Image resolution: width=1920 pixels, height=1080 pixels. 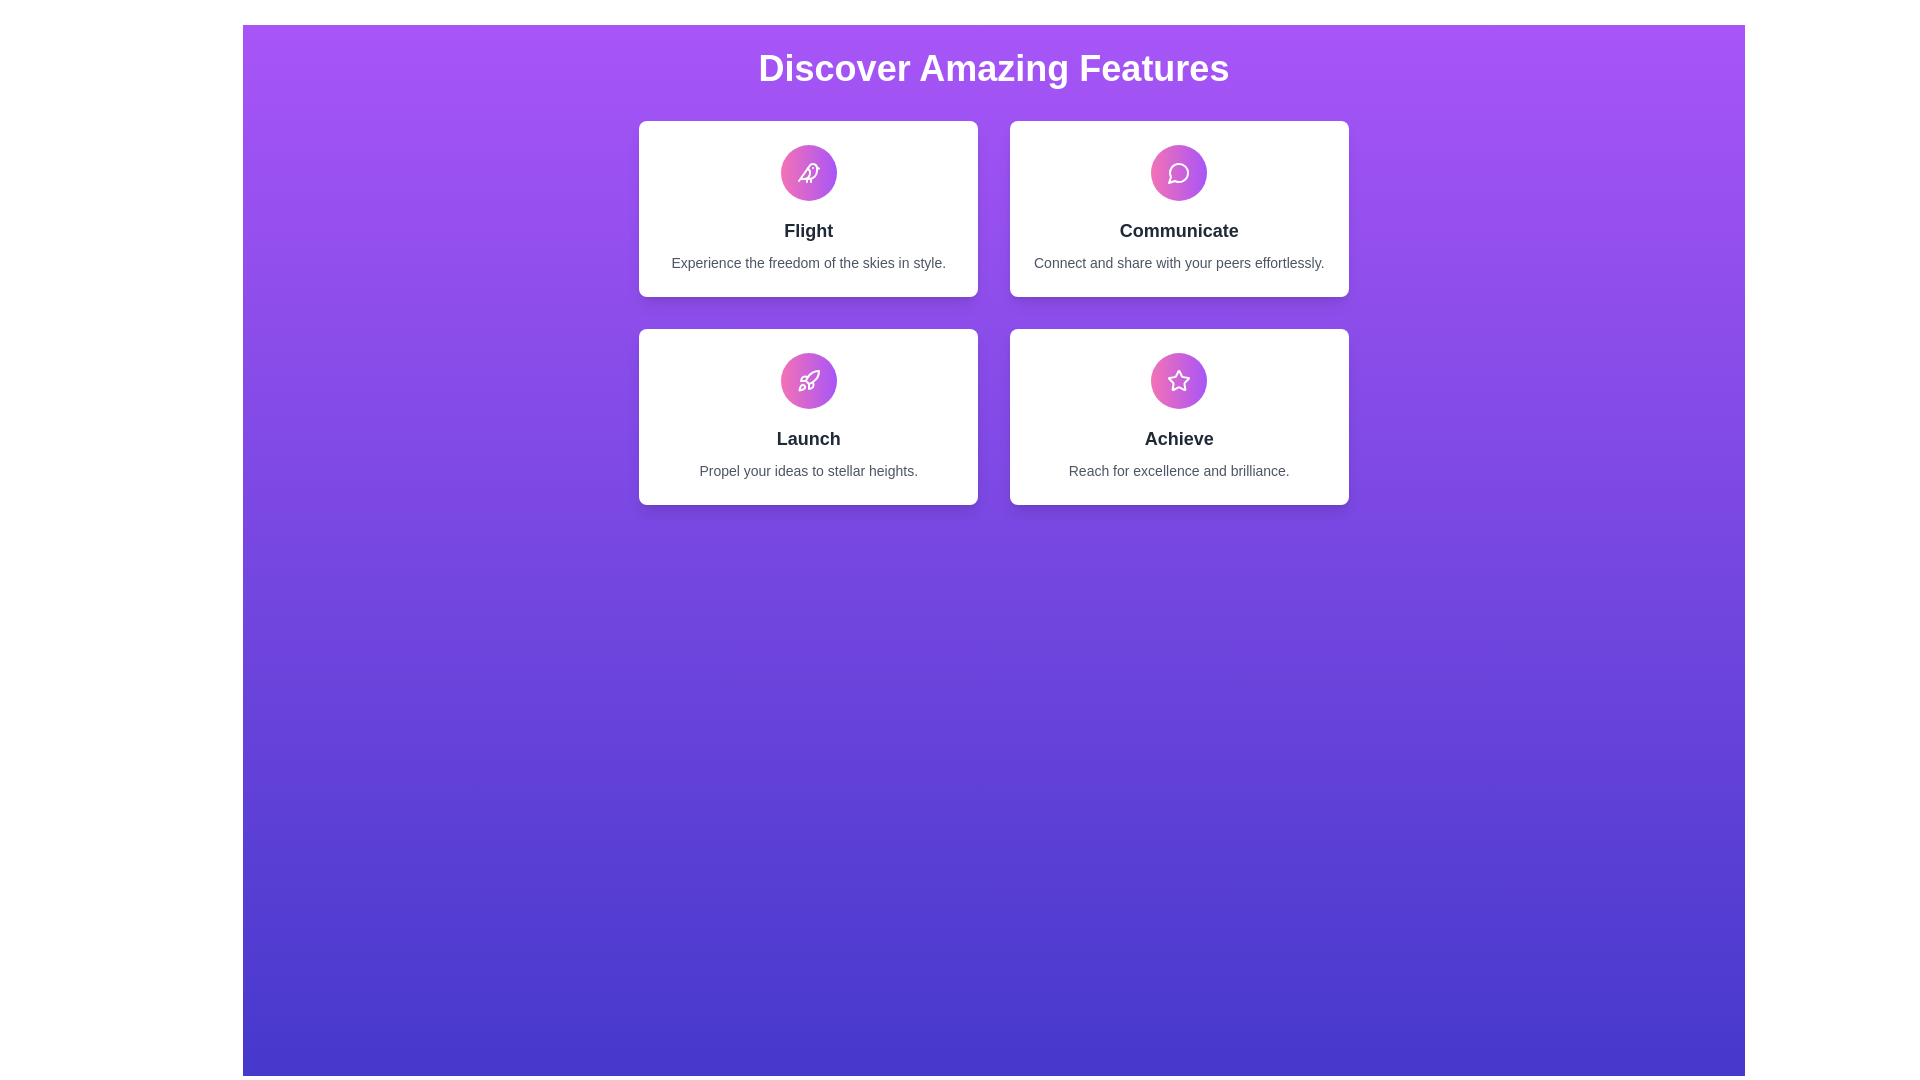 What do you see at coordinates (1179, 438) in the screenshot?
I see `the Text Label that serves as the title for the card, located on the right side of the second row in a four-card grid layout, positioned under the star icon and above the text 'Reach for excellence and brilliance.'` at bounding box center [1179, 438].